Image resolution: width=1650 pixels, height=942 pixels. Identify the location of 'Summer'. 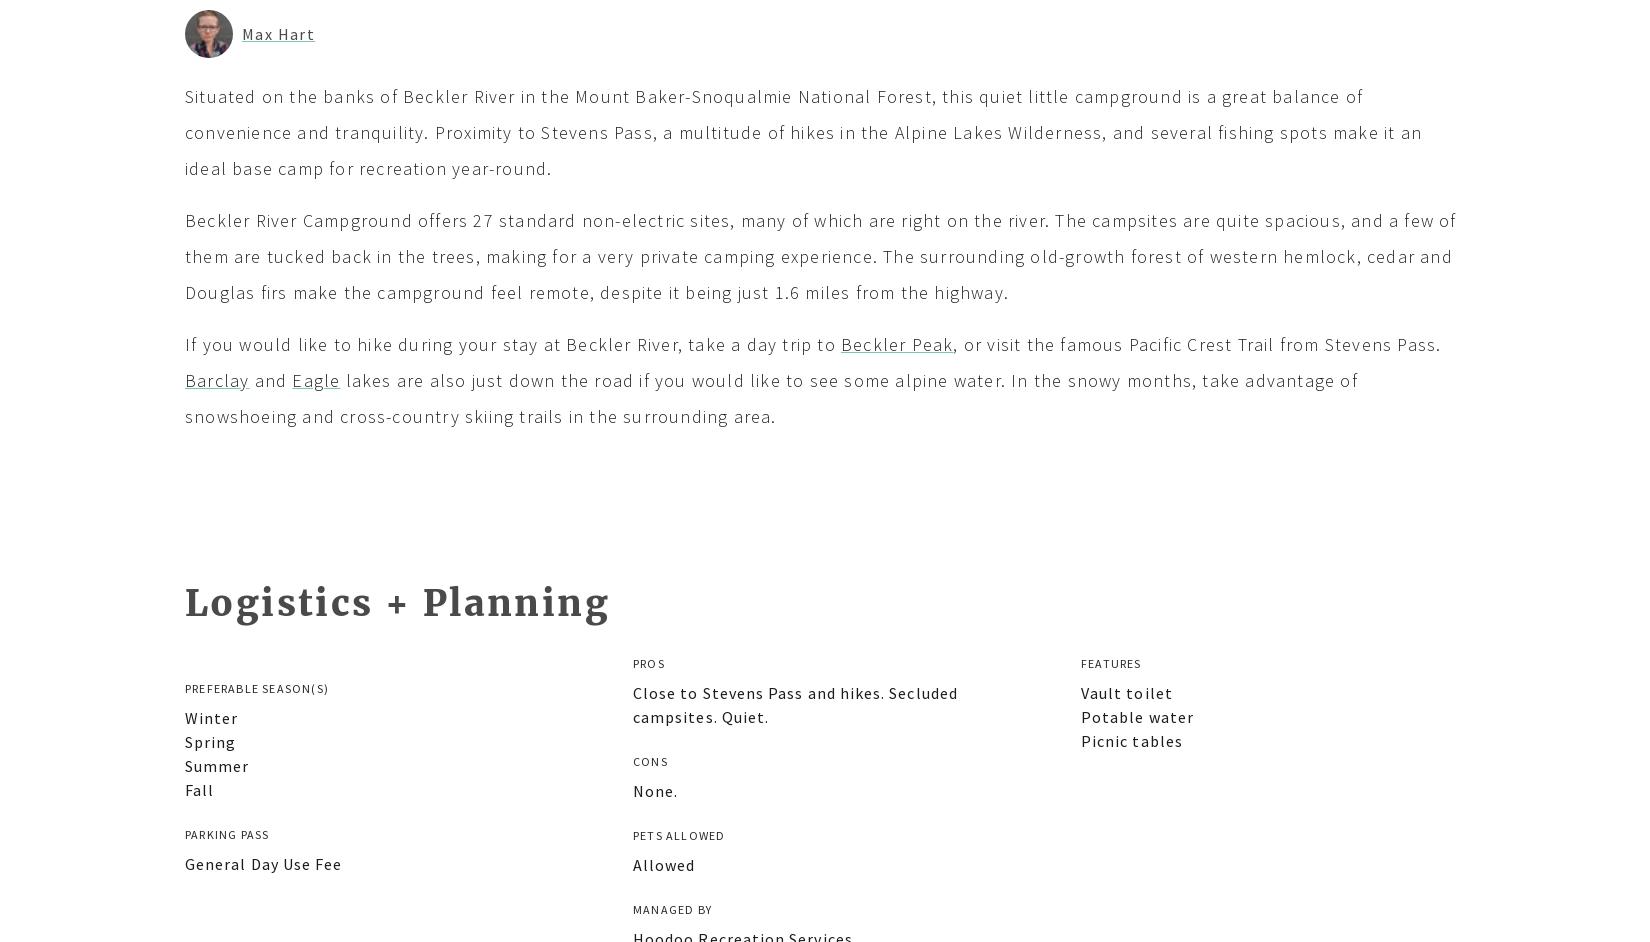
(216, 764).